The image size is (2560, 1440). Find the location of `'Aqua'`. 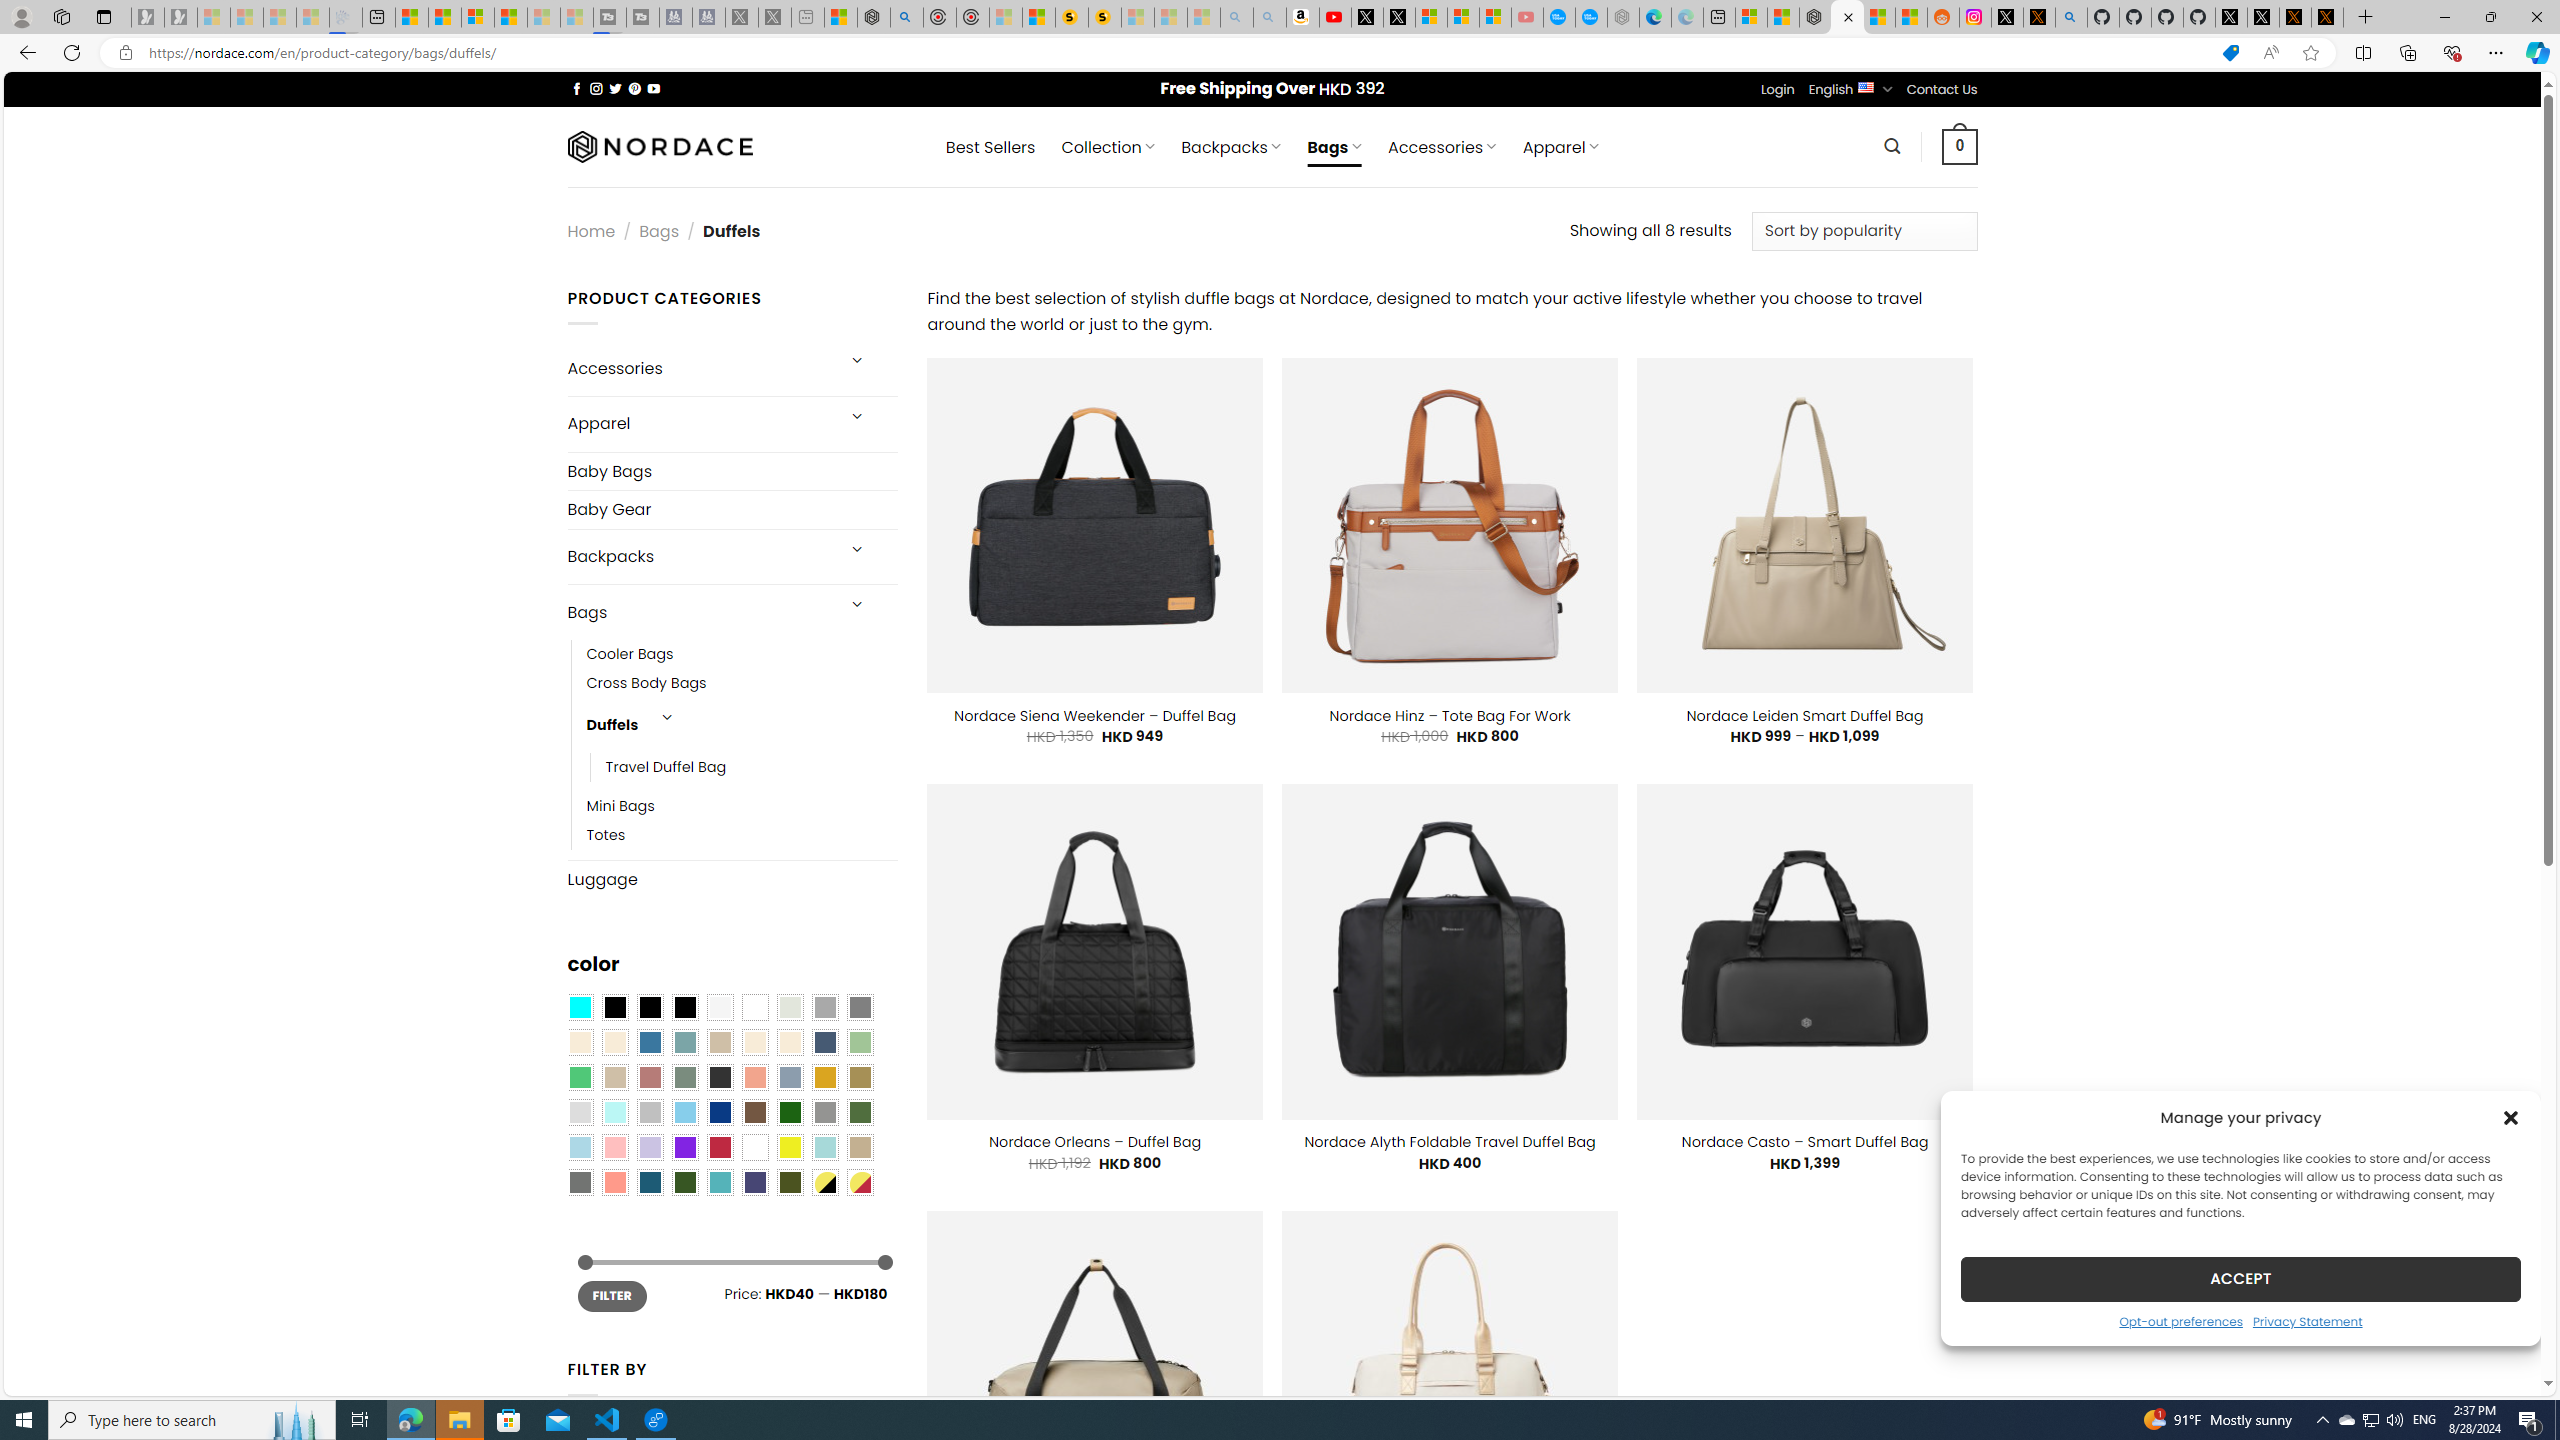

'Aqua' is located at coordinates (823, 1146).